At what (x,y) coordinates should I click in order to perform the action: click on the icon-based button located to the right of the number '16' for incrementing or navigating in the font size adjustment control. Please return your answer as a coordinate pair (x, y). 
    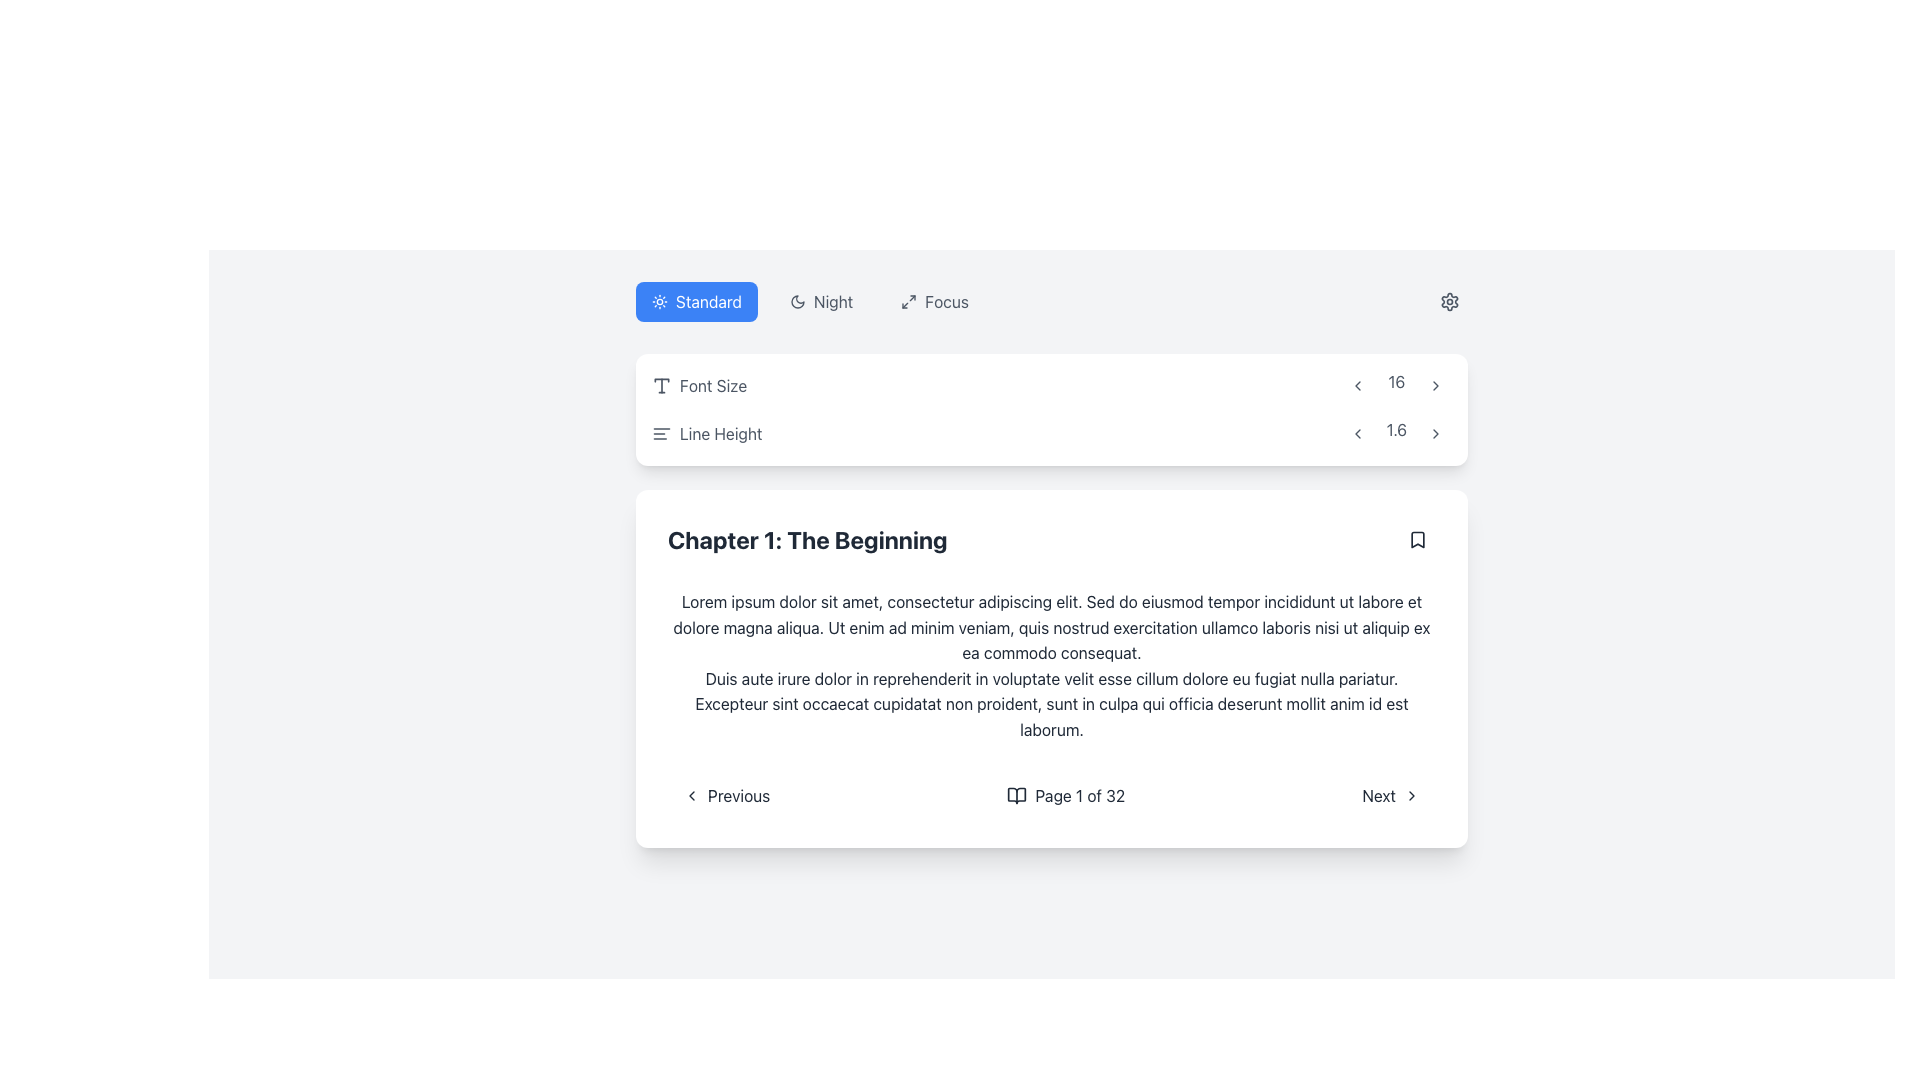
    Looking at the image, I should click on (1434, 385).